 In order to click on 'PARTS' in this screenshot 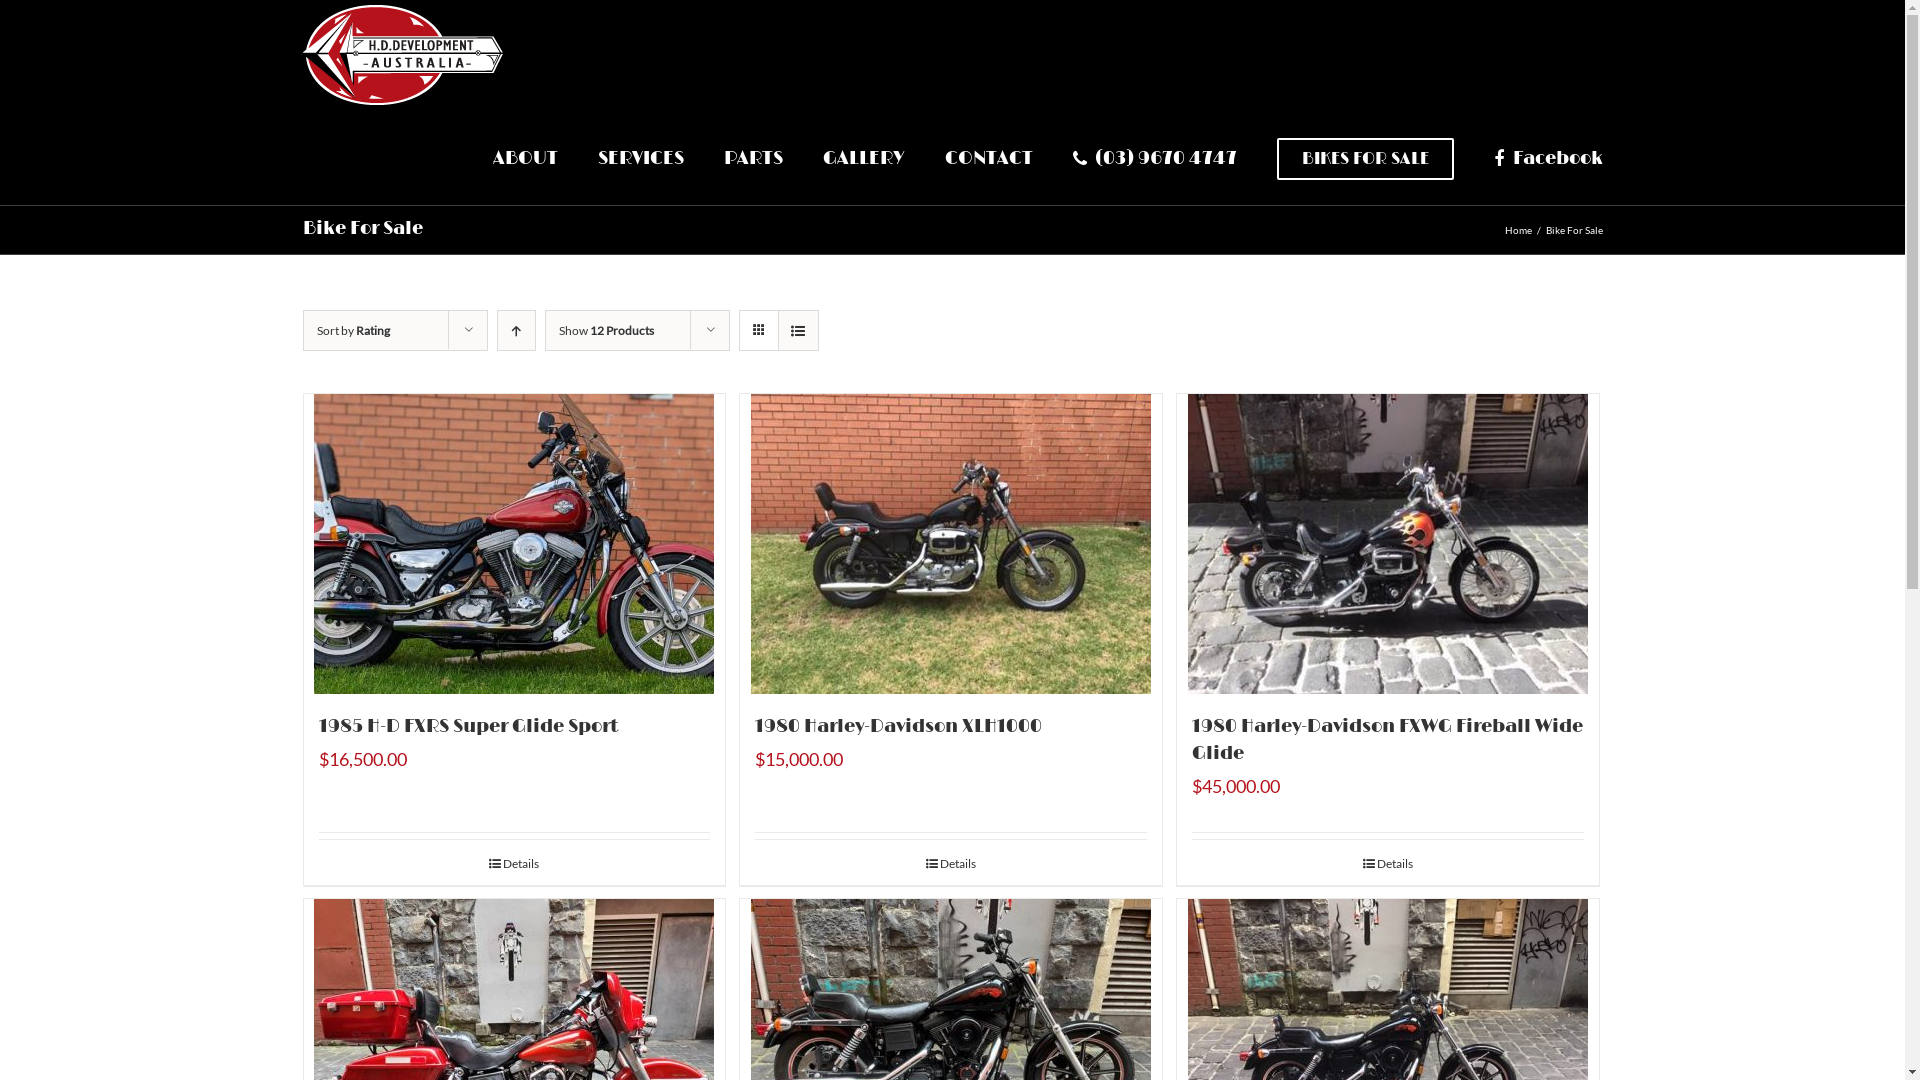, I will do `click(752, 156)`.